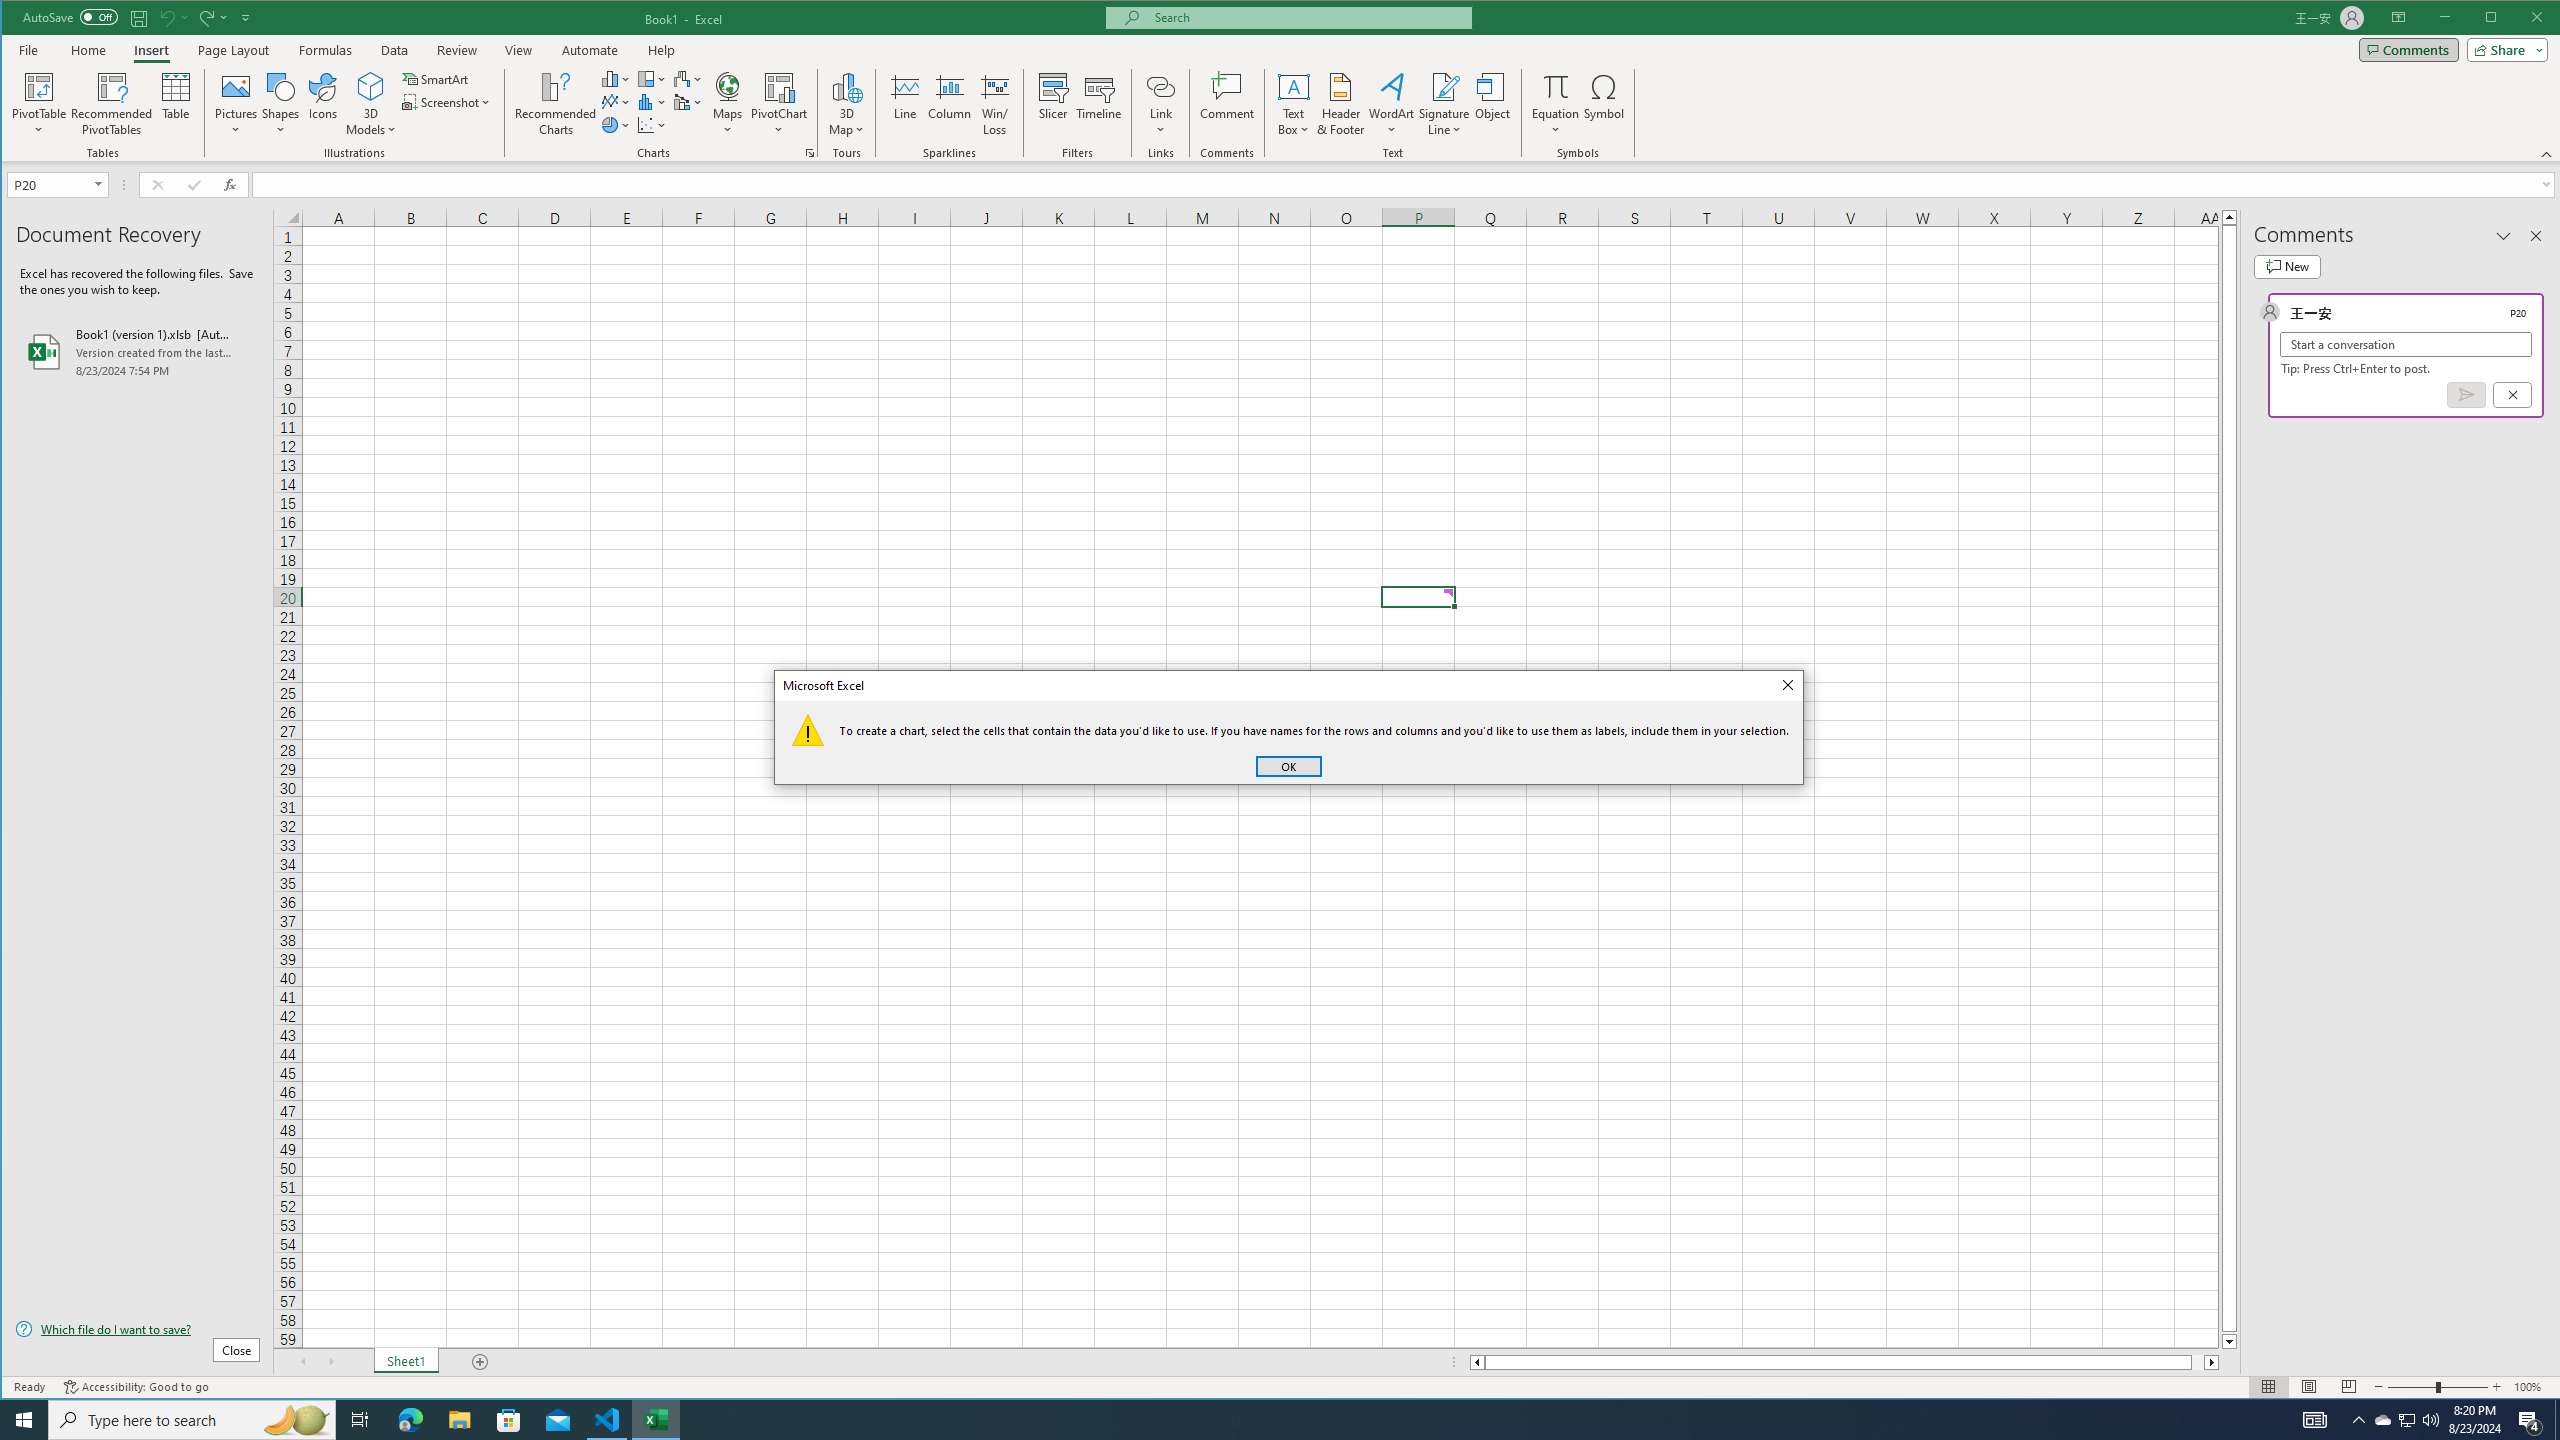 Image resolution: width=2560 pixels, height=1440 pixels. Describe the element at coordinates (517, 49) in the screenshot. I see `'View'` at that location.